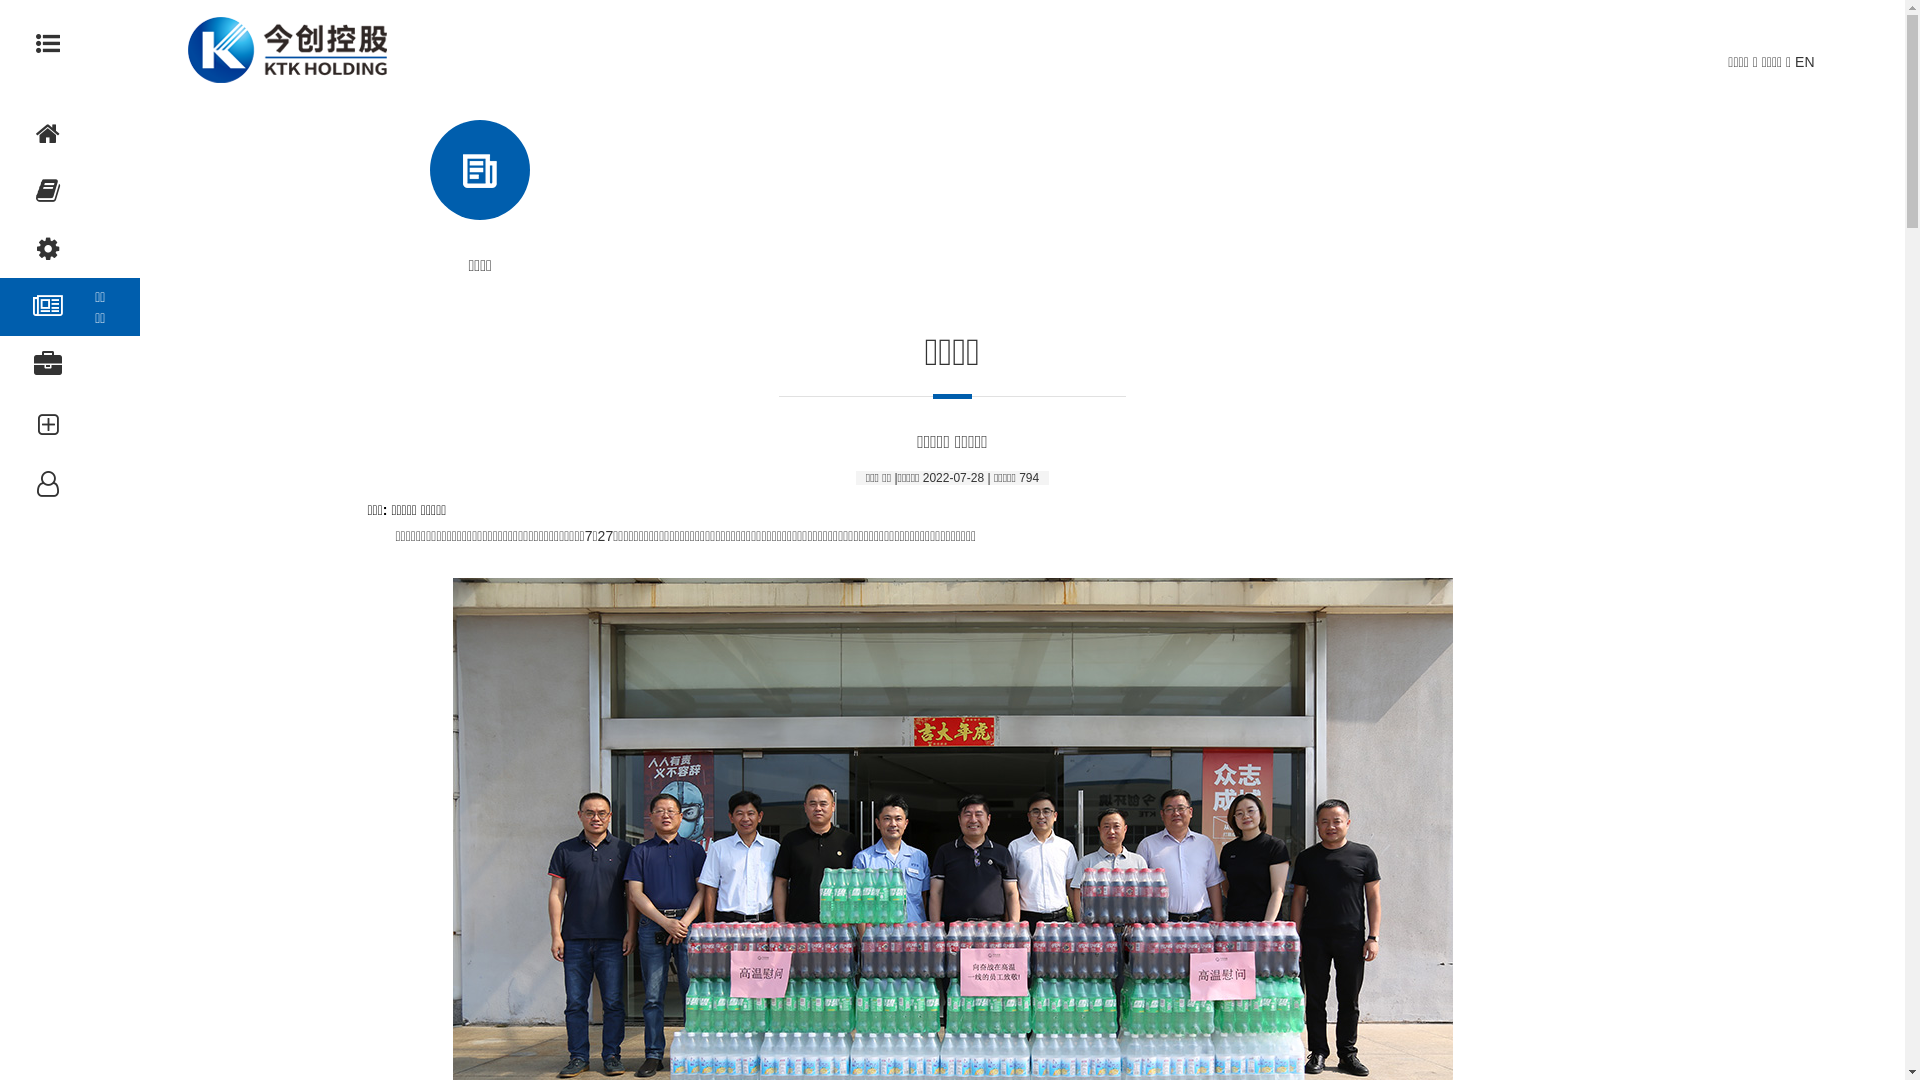  What do you see at coordinates (1804, 60) in the screenshot?
I see `'EN'` at bounding box center [1804, 60].